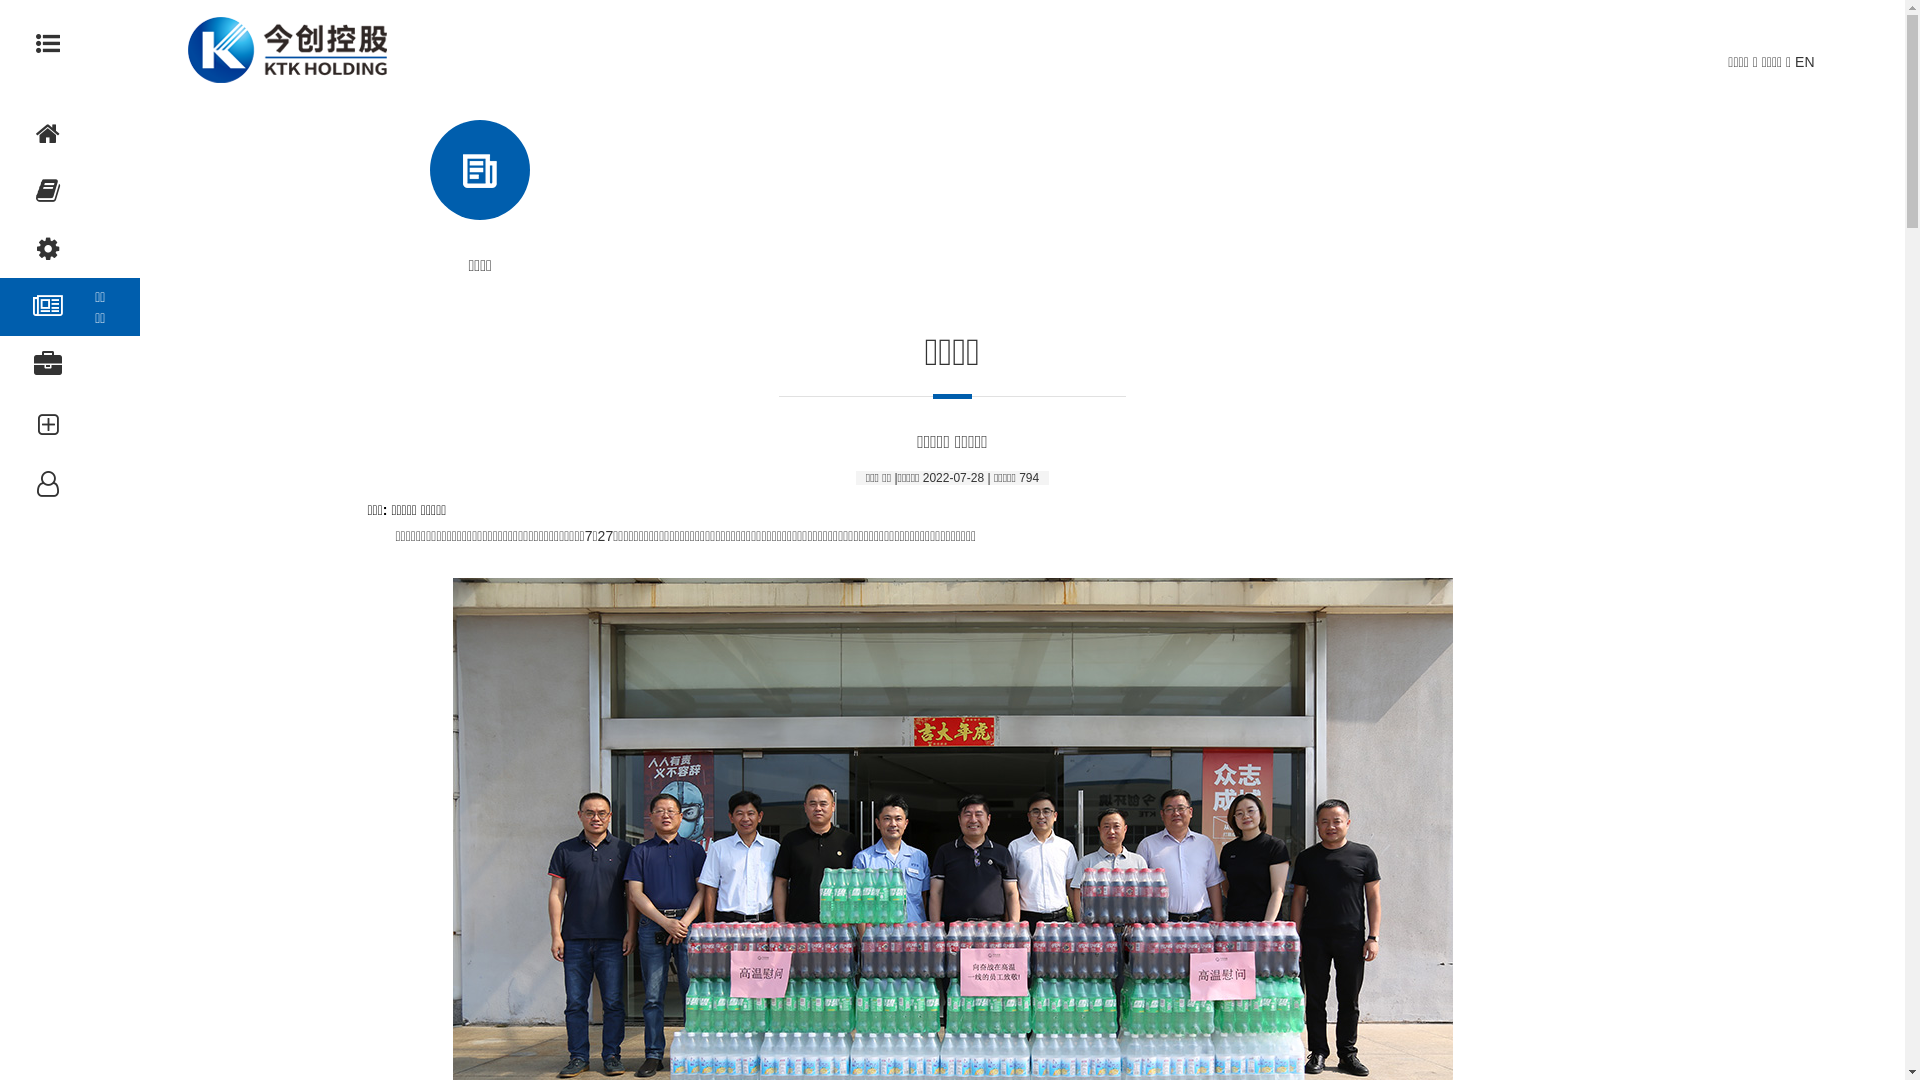  What do you see at coordinates (1804, 60) in the screenshot?
I see `'EN'` at bounding box center [1804, 60].